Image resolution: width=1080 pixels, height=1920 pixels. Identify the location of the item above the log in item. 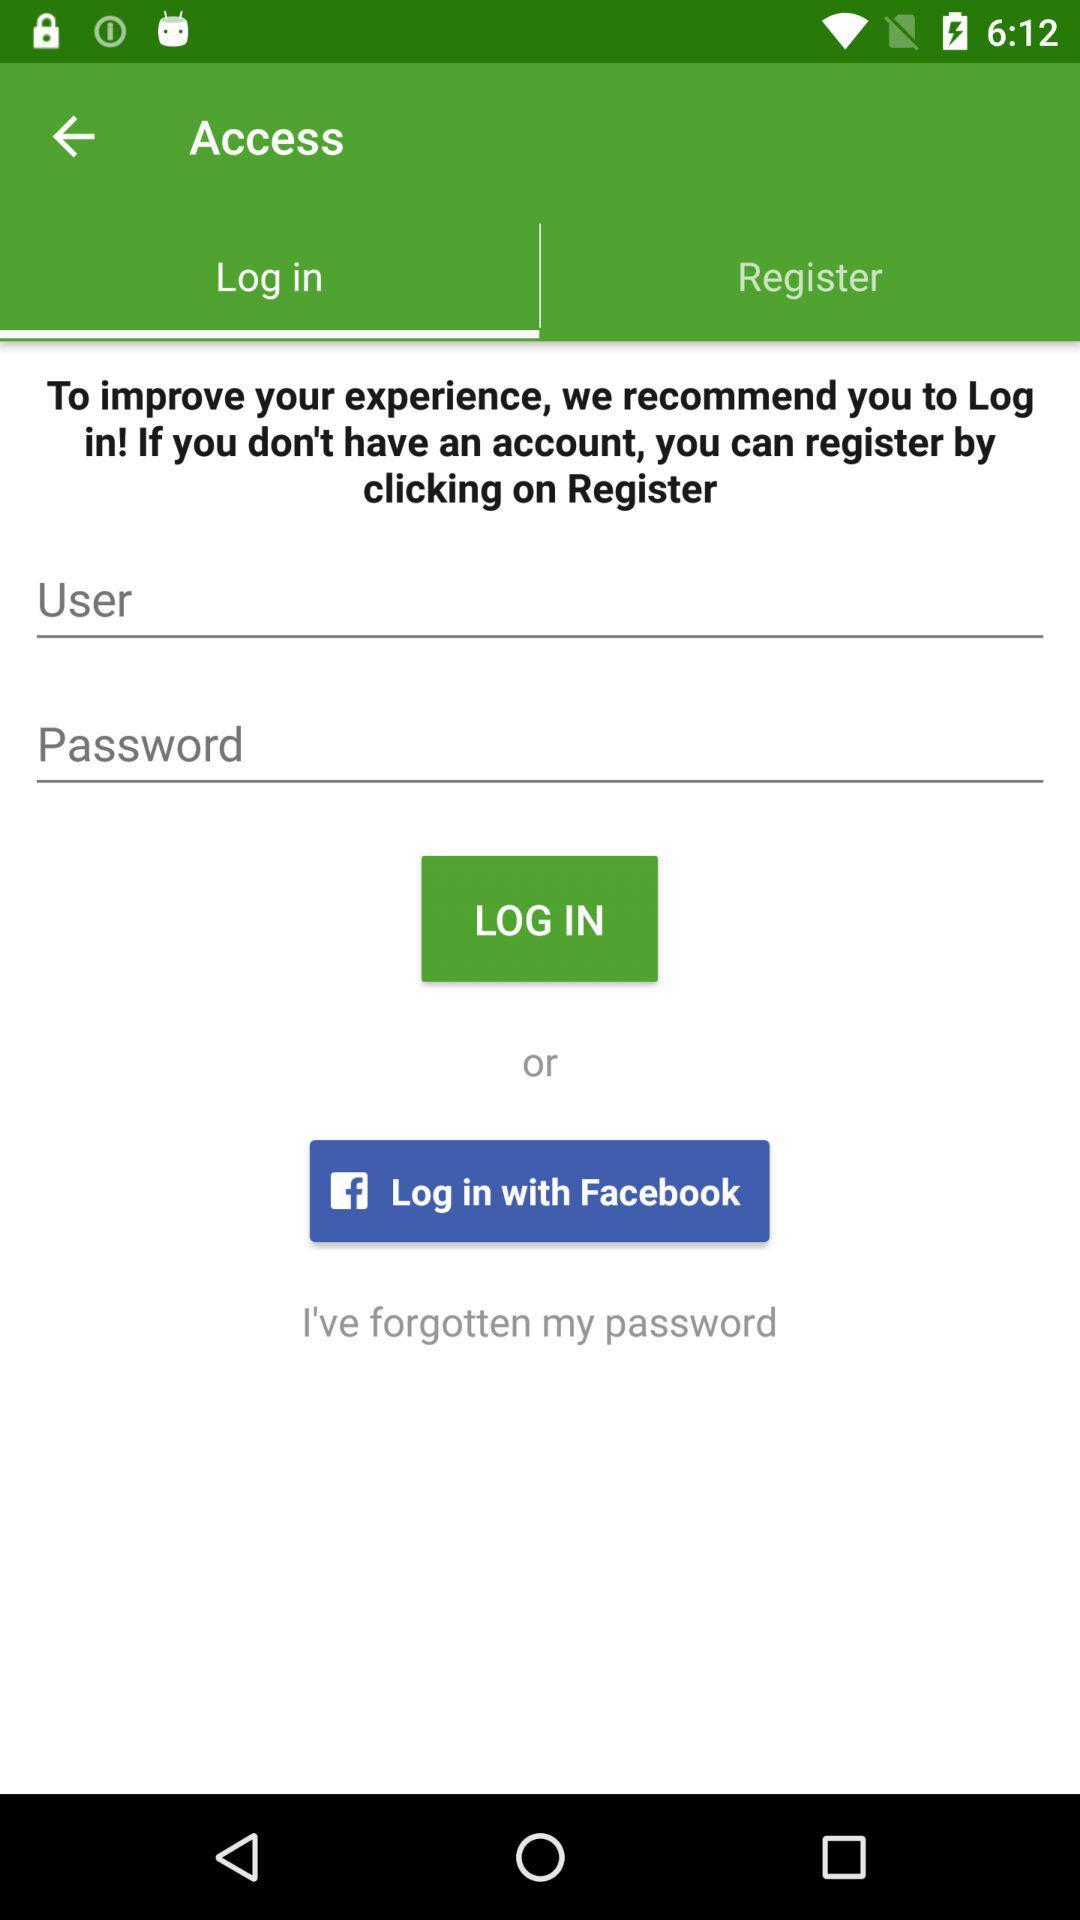
(540, 743).